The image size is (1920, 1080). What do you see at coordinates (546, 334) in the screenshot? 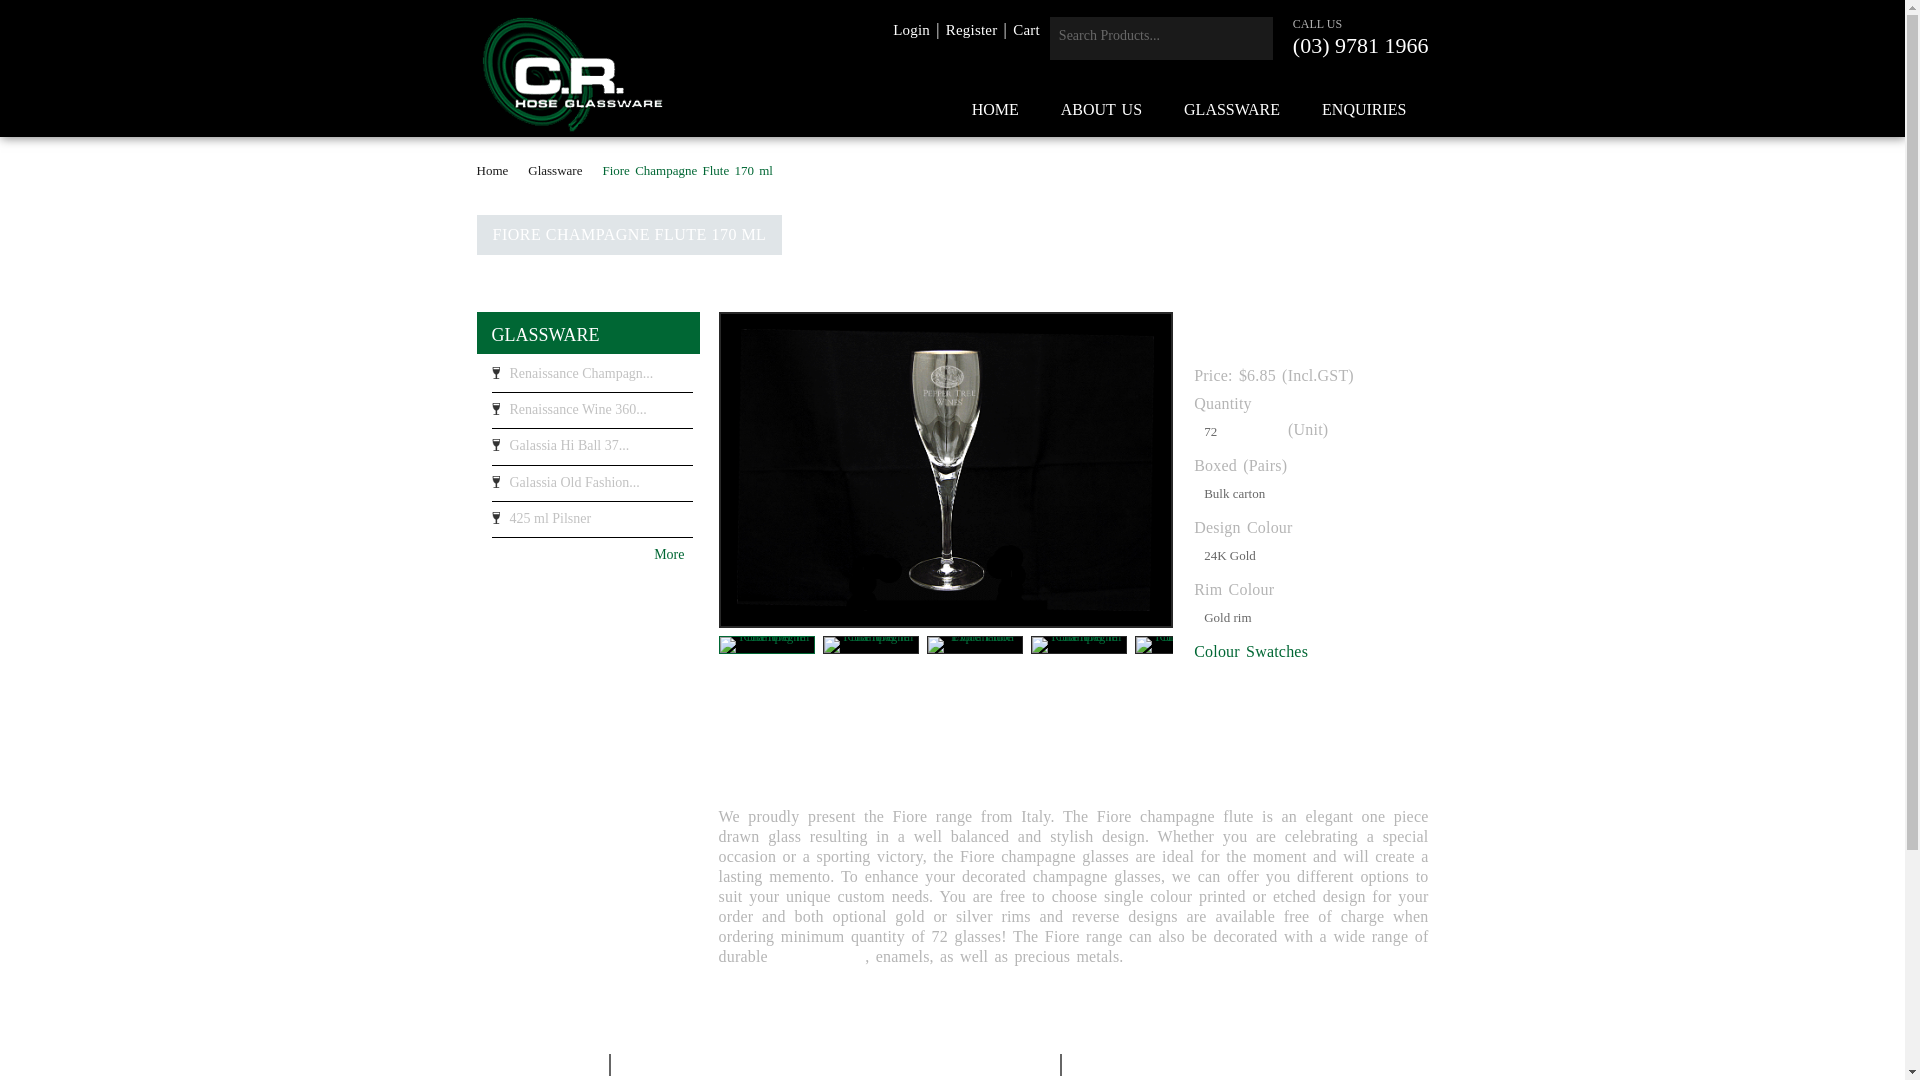
I see `'GLASSWARE'` at bounding box center [546, 334].